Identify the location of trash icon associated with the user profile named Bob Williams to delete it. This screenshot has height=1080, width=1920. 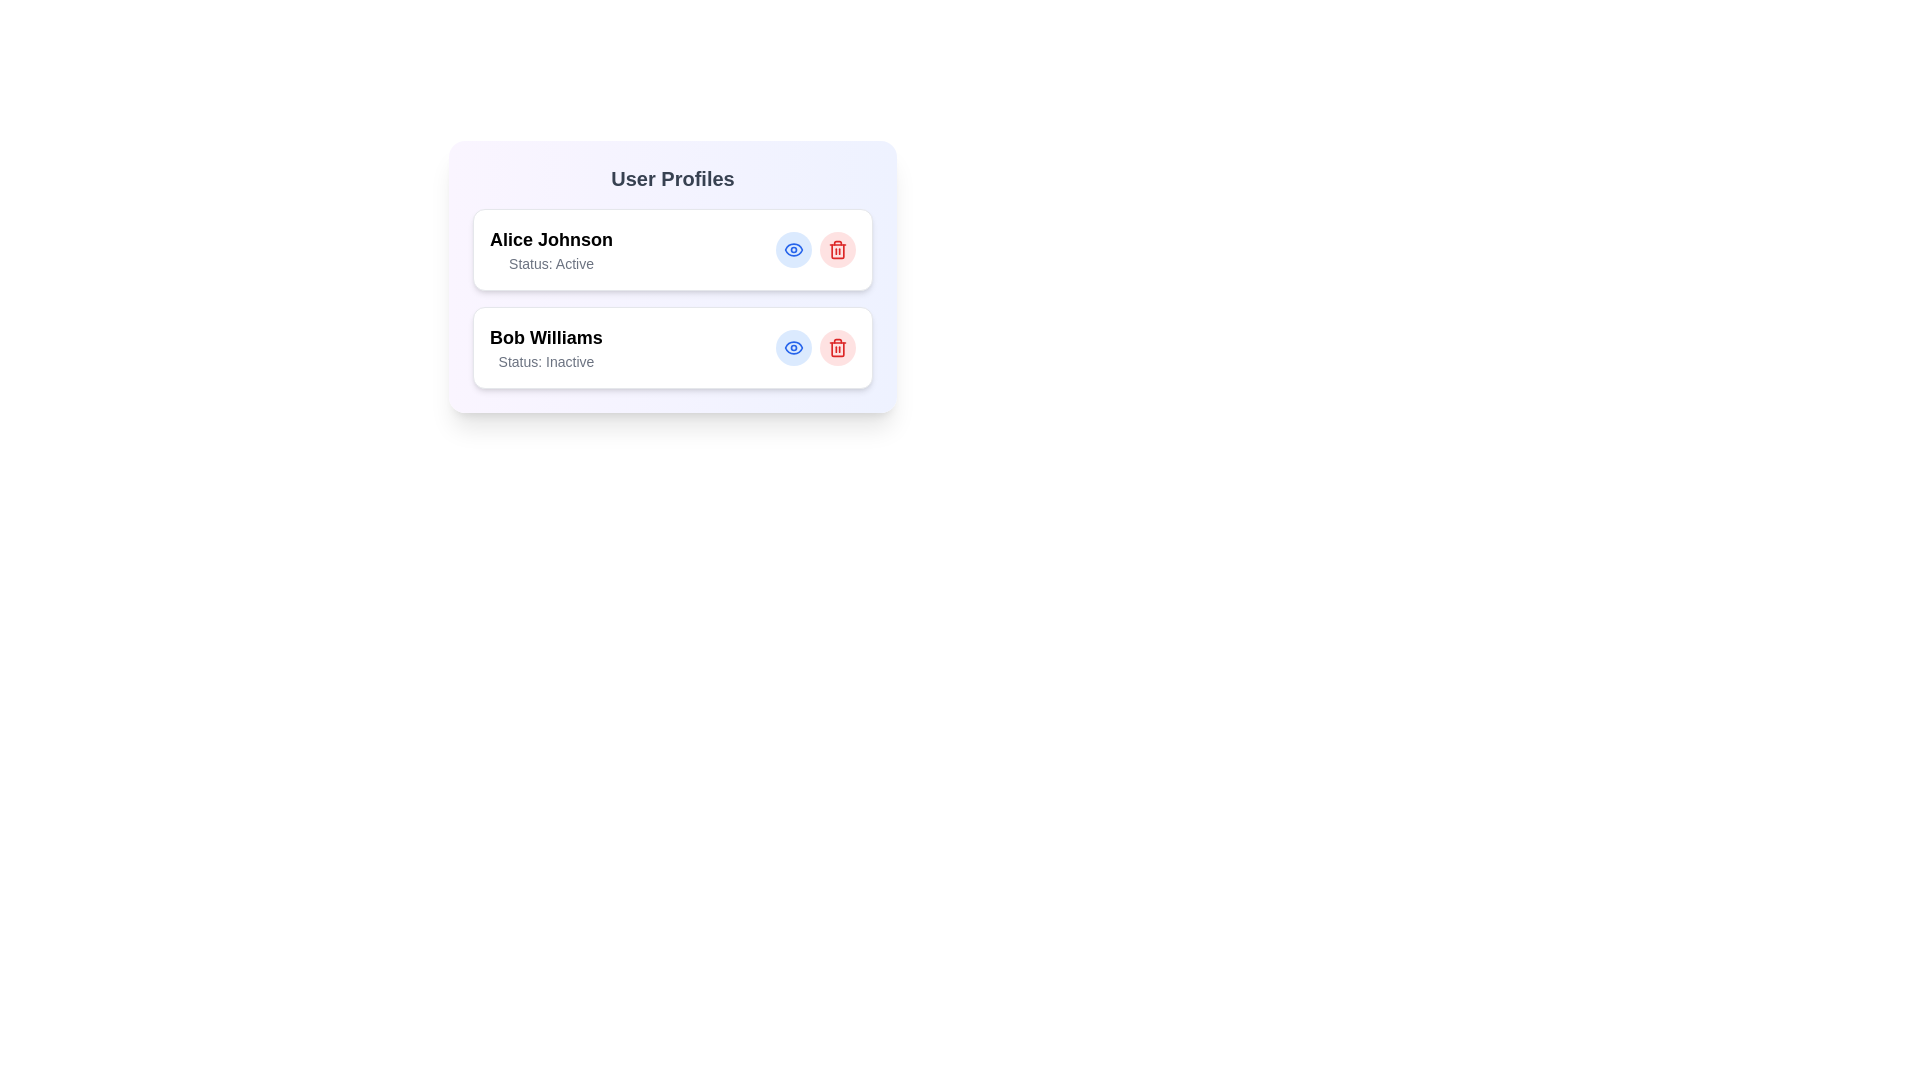
(838, 346).